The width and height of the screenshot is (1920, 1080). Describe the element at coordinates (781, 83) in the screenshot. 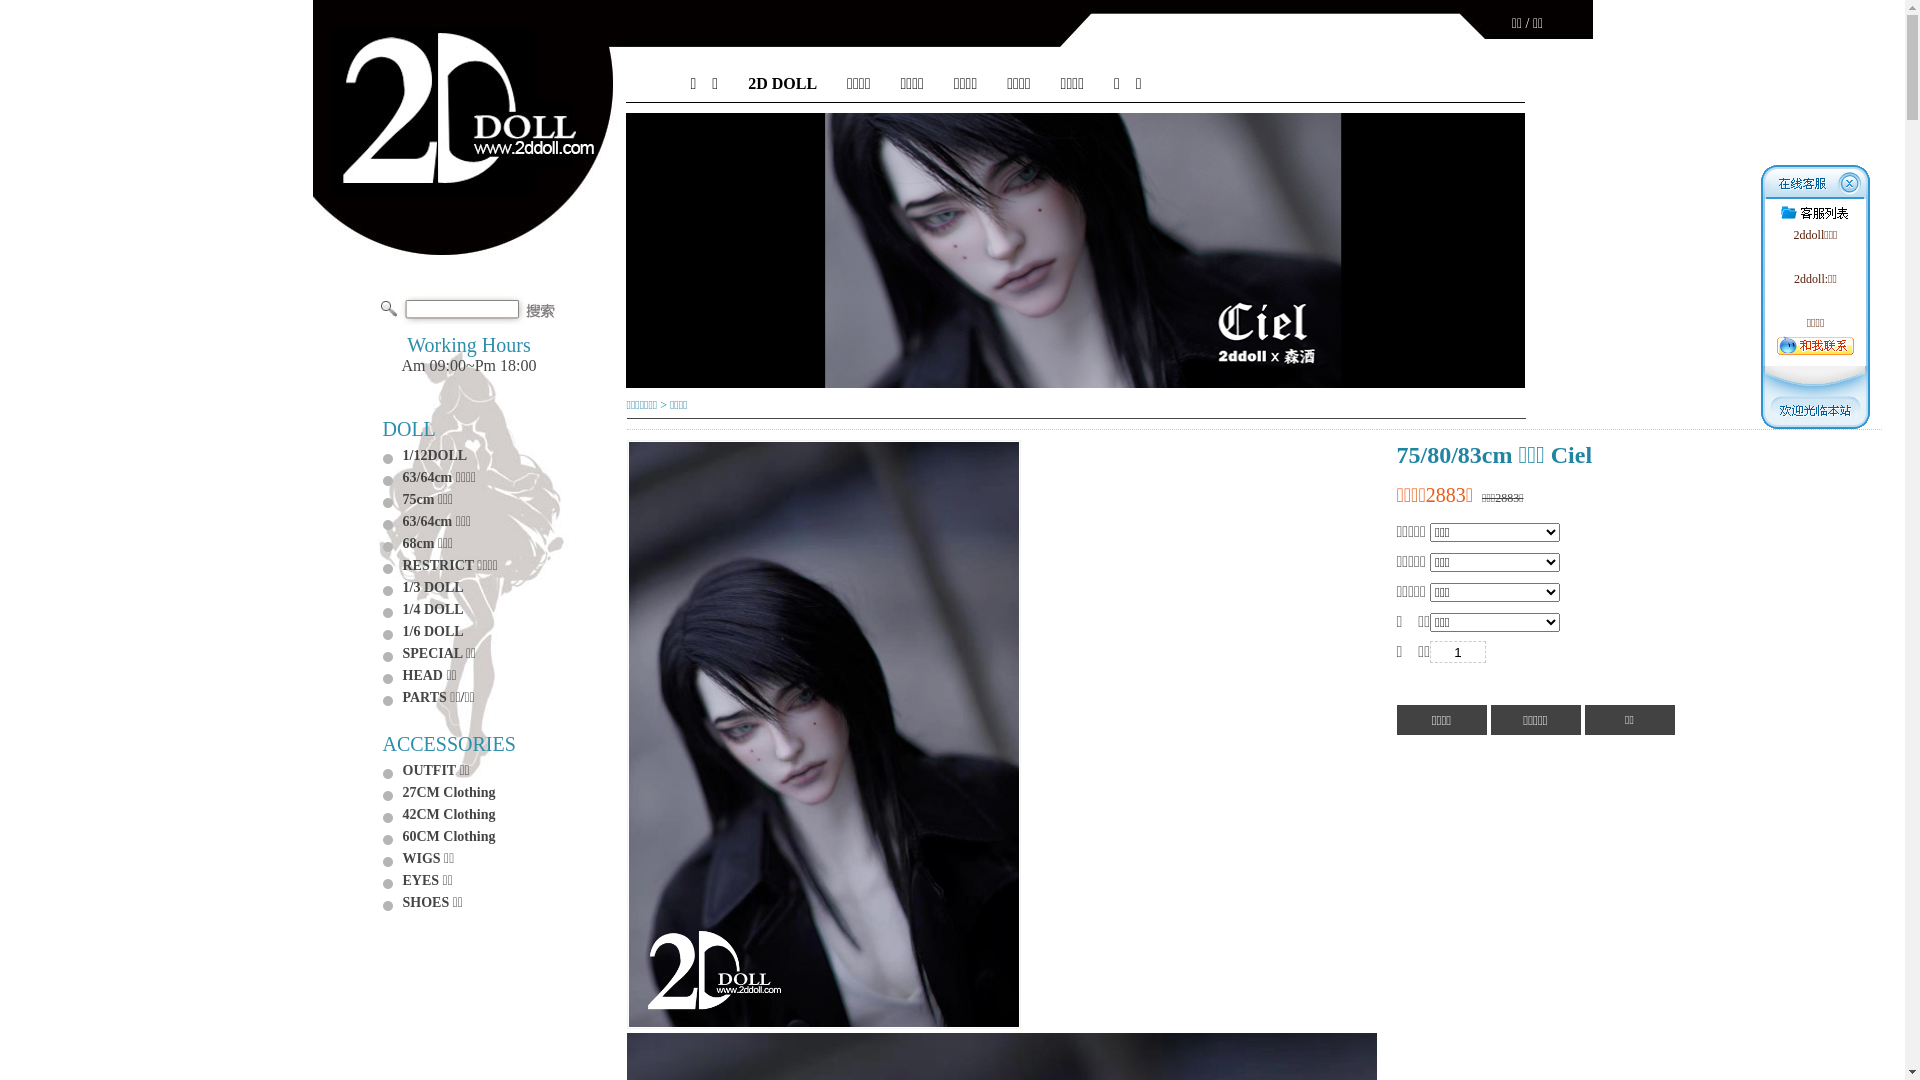

I see `'2D DOLL'` at that location.